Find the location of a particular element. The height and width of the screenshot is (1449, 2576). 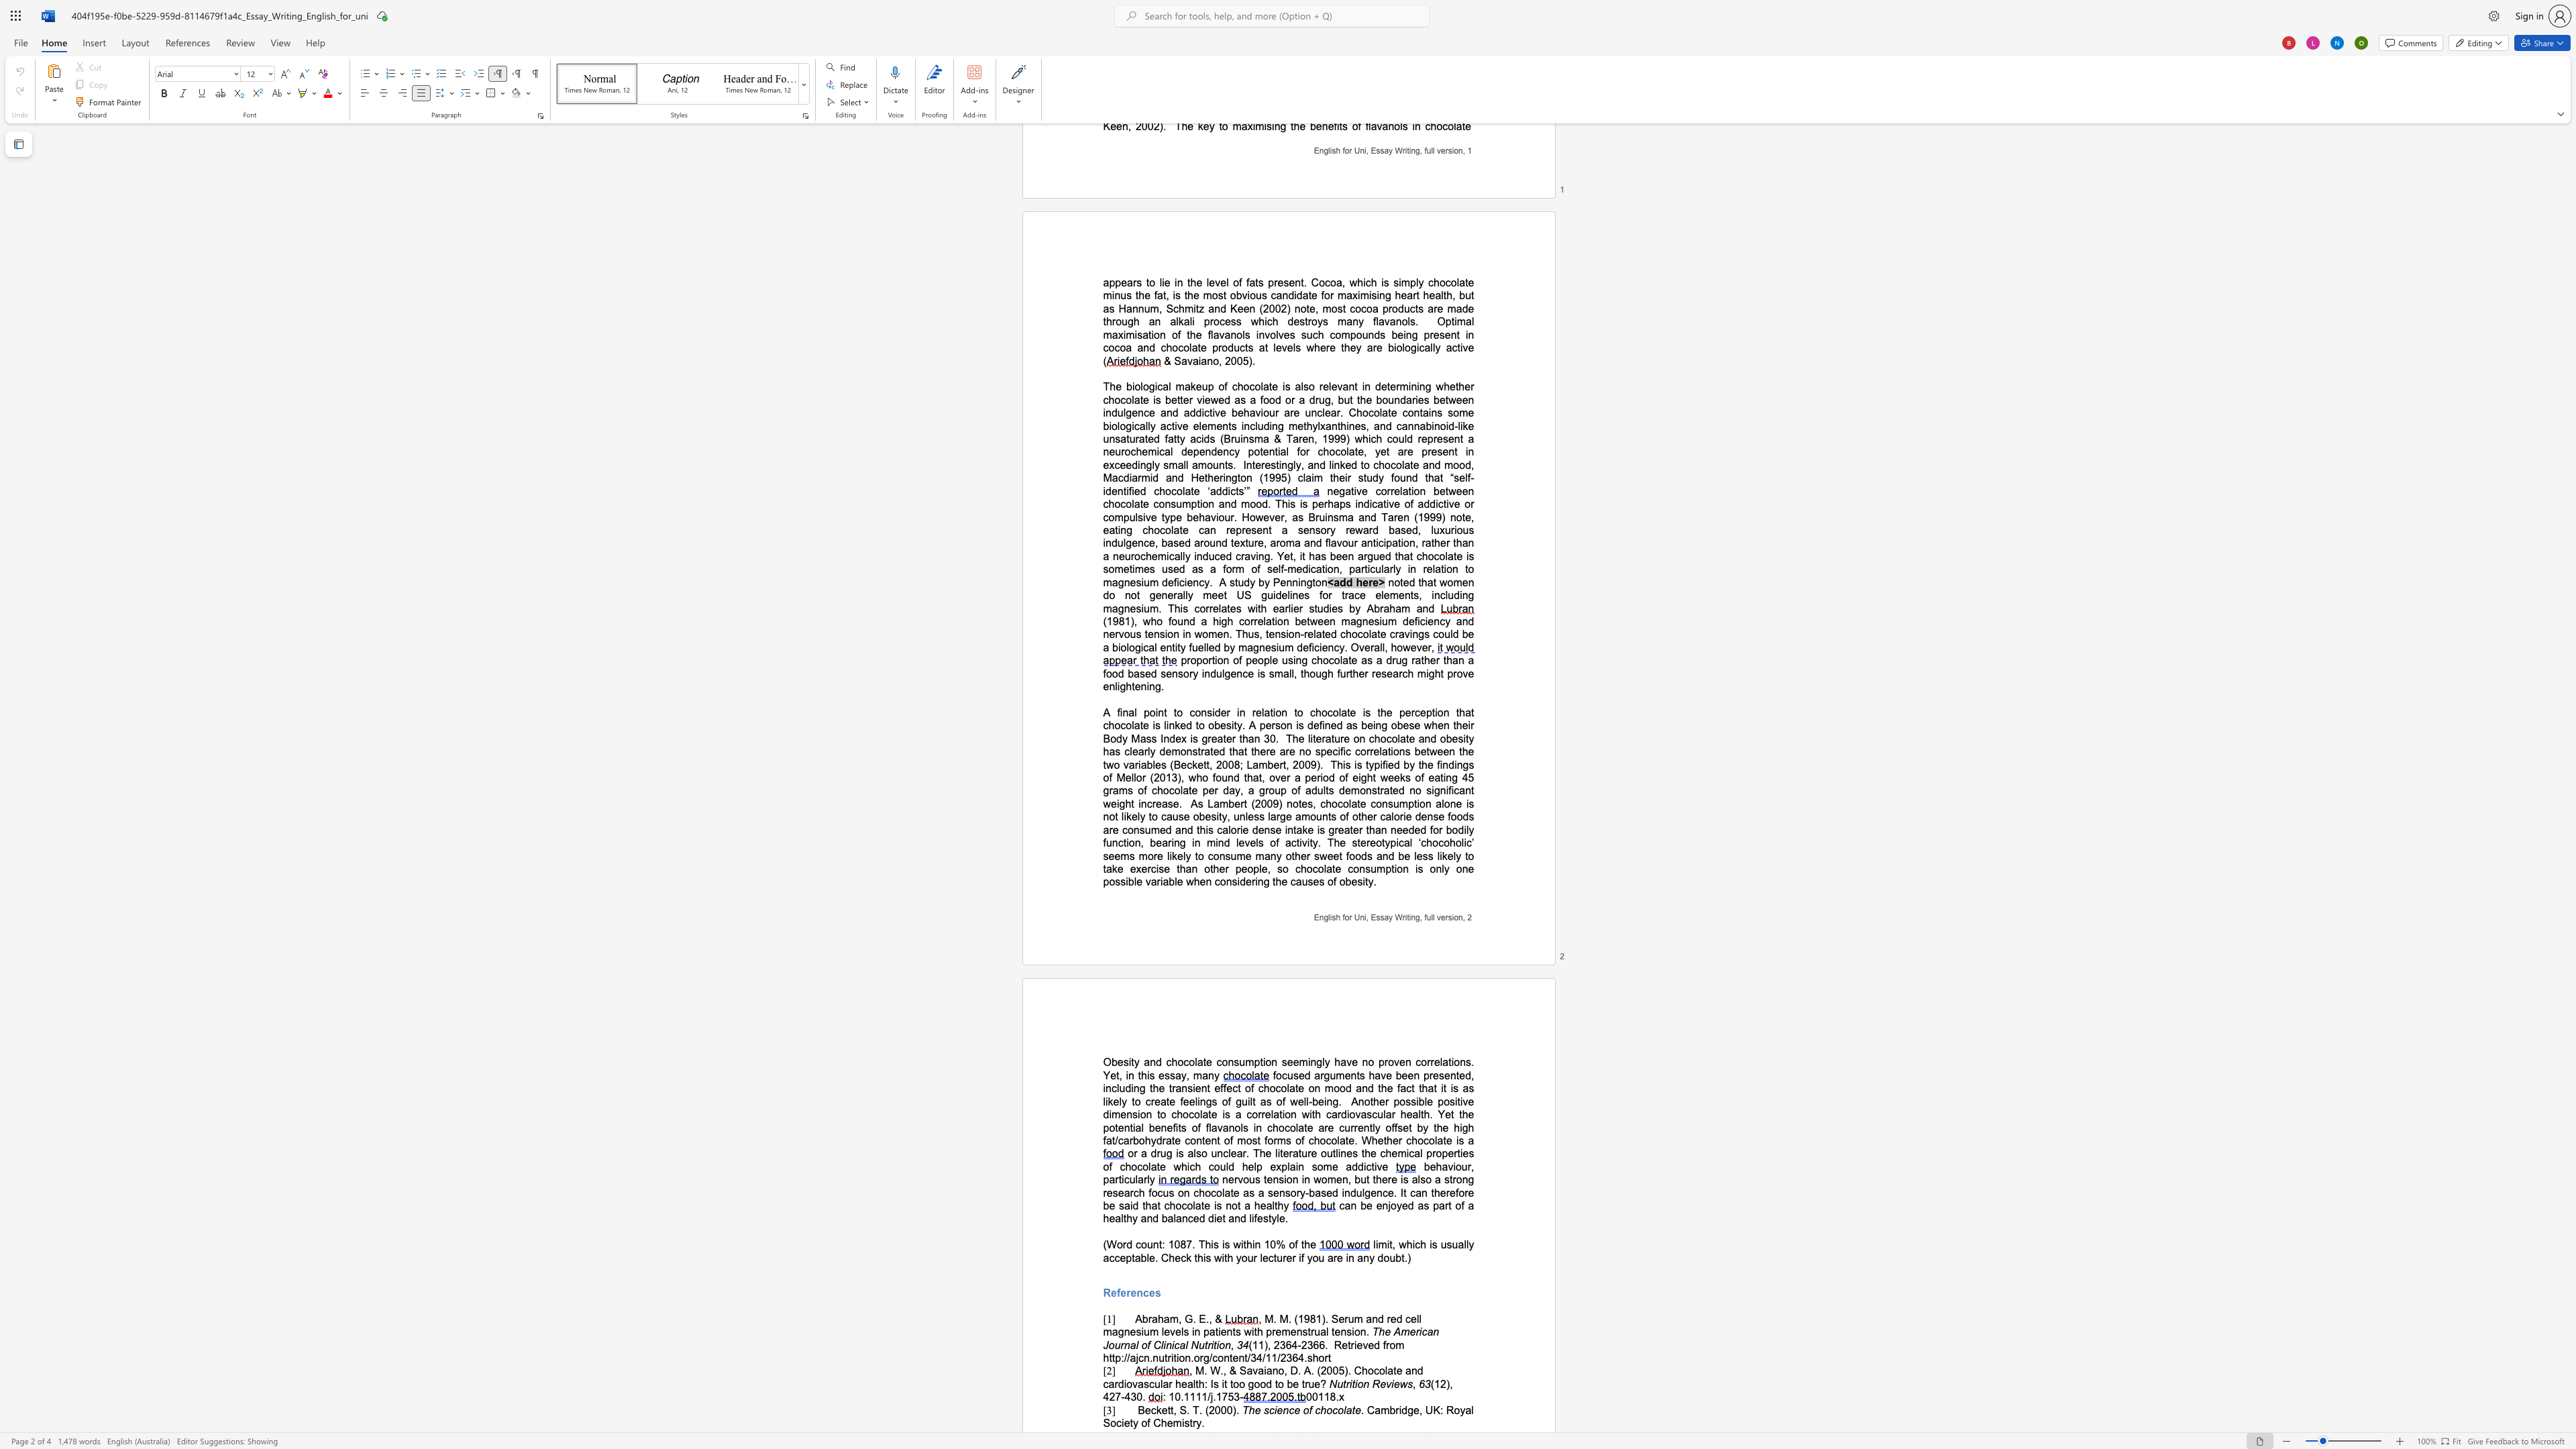

the 1th character "t" in the text is located at coordinates (1159, 1243).